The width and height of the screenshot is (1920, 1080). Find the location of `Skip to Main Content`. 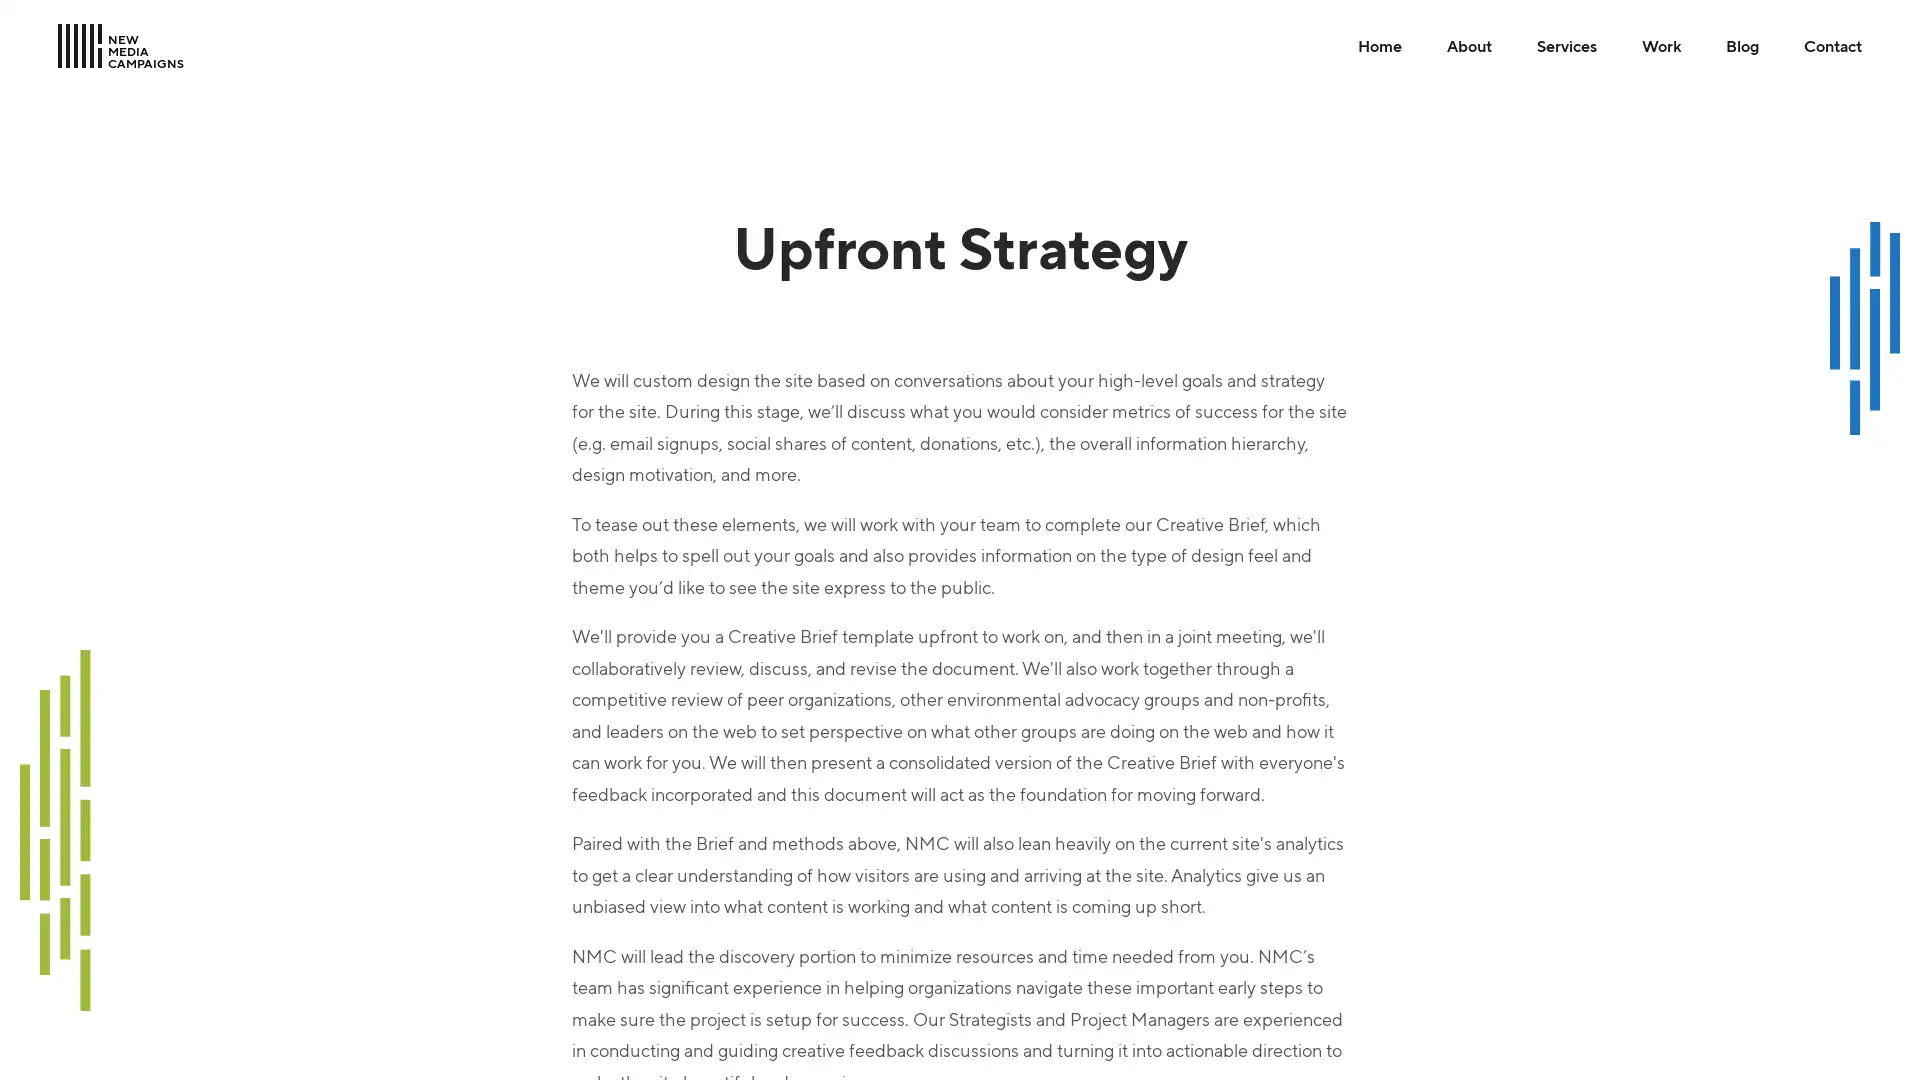

Skip to Main Content is located at coordinates (20, 20).